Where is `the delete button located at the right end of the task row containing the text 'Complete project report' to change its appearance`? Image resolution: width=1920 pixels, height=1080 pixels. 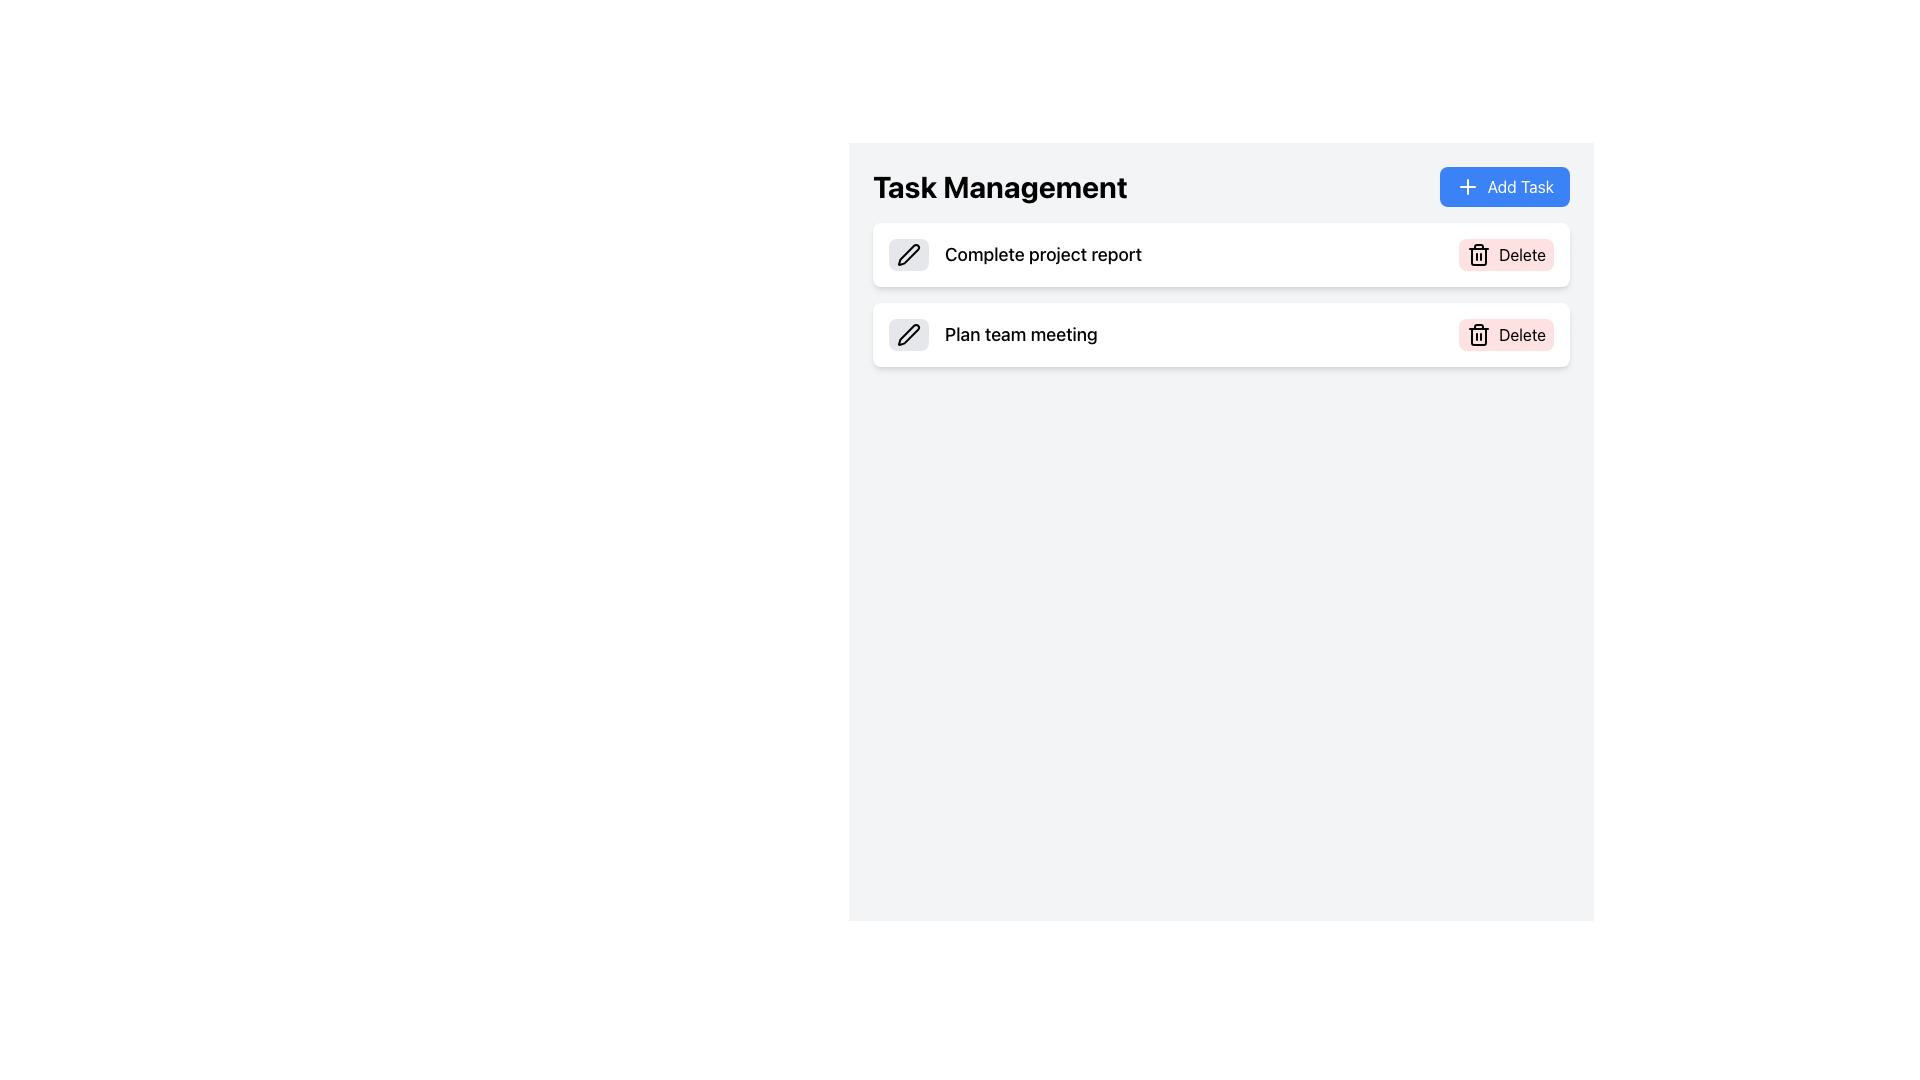 the delete button located at the right end of the task row containing the text 'Complete project report' to change its appearance is located at coordinates (1506, 253).